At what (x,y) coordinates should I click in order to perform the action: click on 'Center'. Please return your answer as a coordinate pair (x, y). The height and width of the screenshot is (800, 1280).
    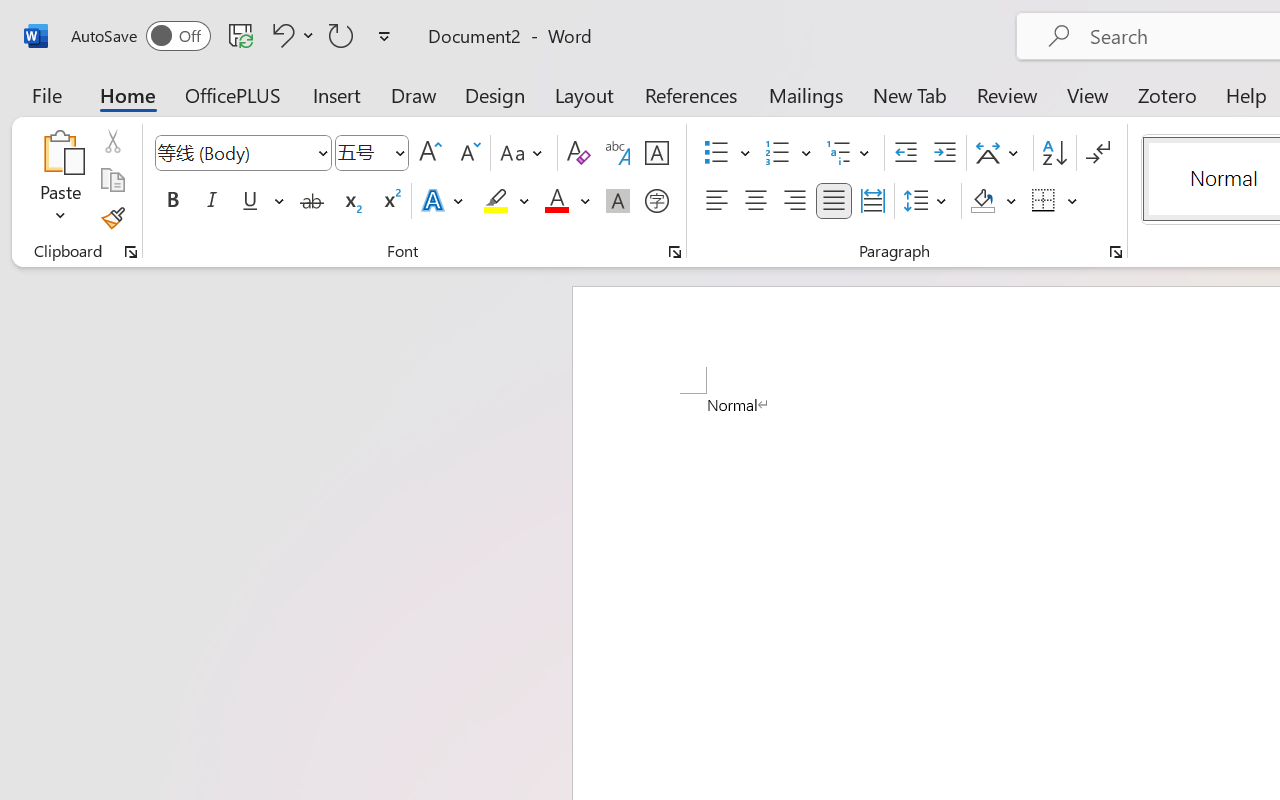
    Looking at the image, I should click on (755, 201).